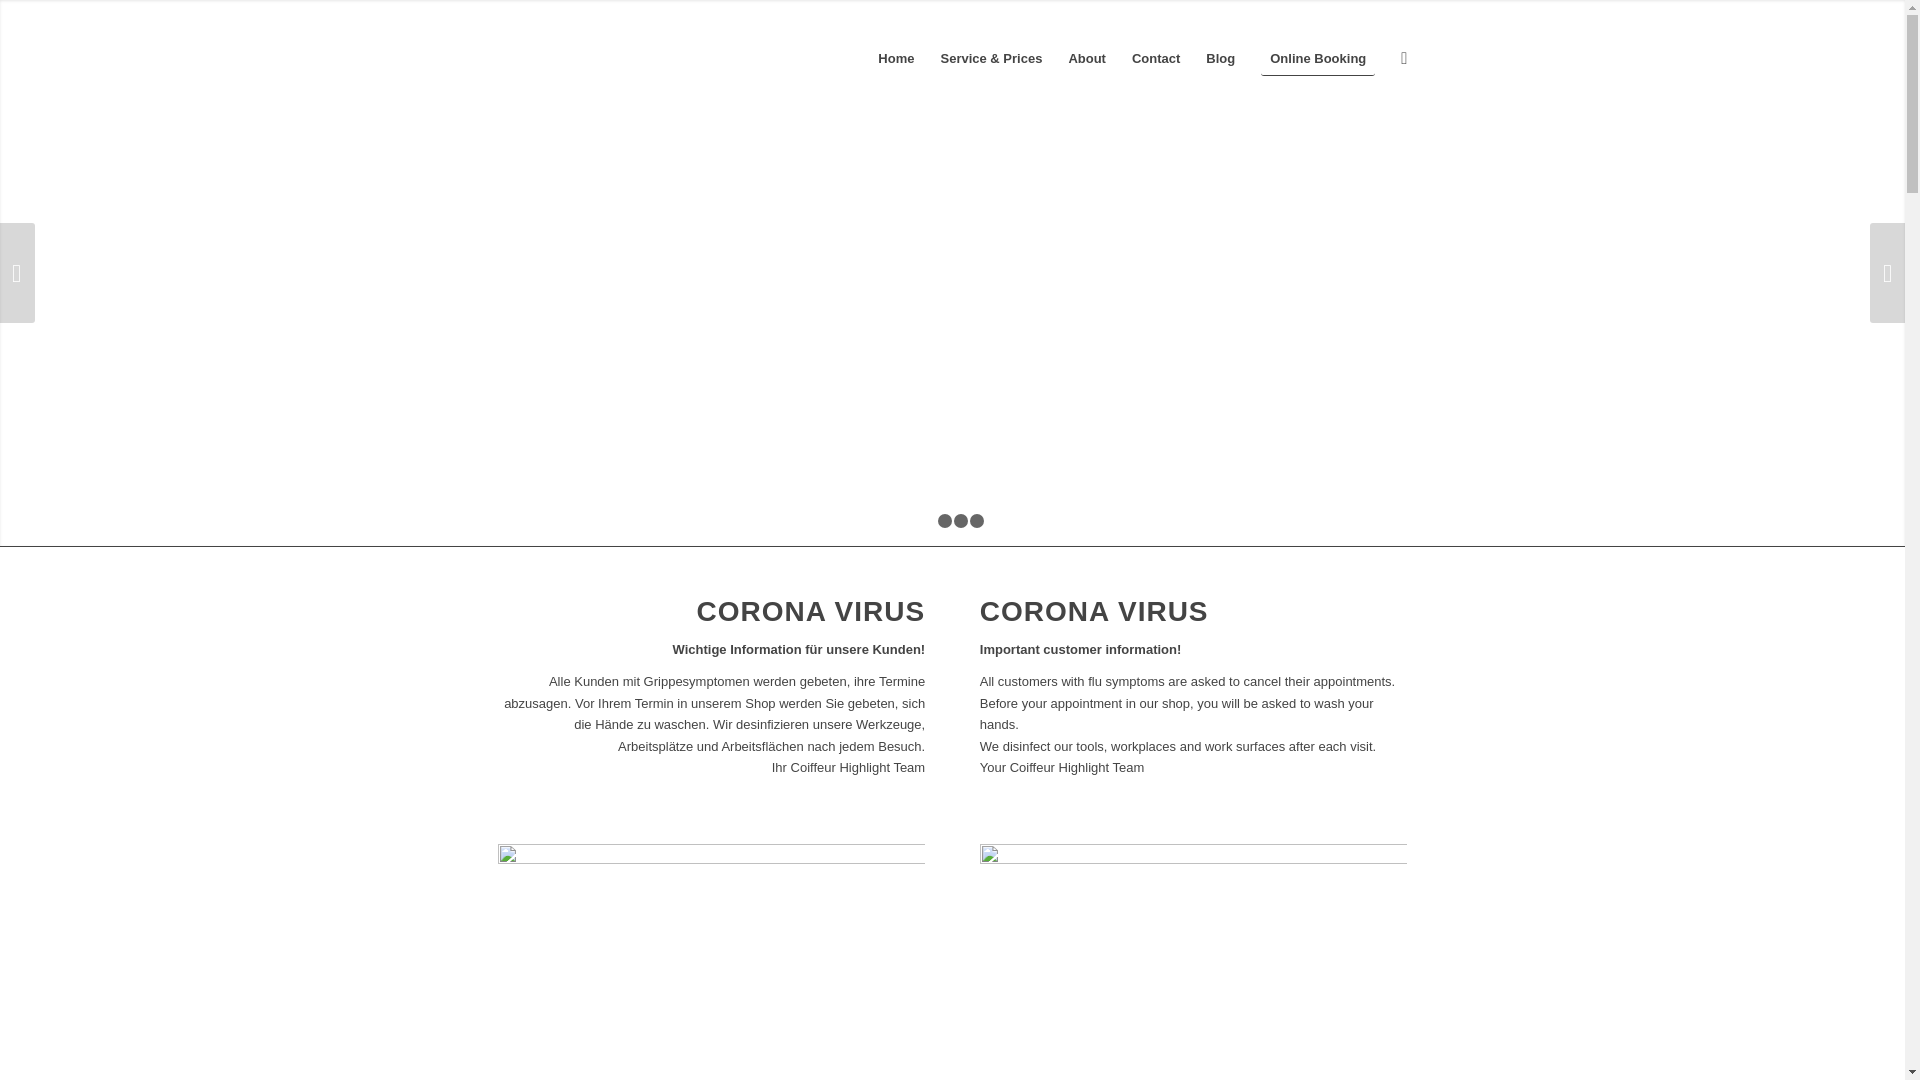  I want to click on 'Blog', so click(1219, 57).